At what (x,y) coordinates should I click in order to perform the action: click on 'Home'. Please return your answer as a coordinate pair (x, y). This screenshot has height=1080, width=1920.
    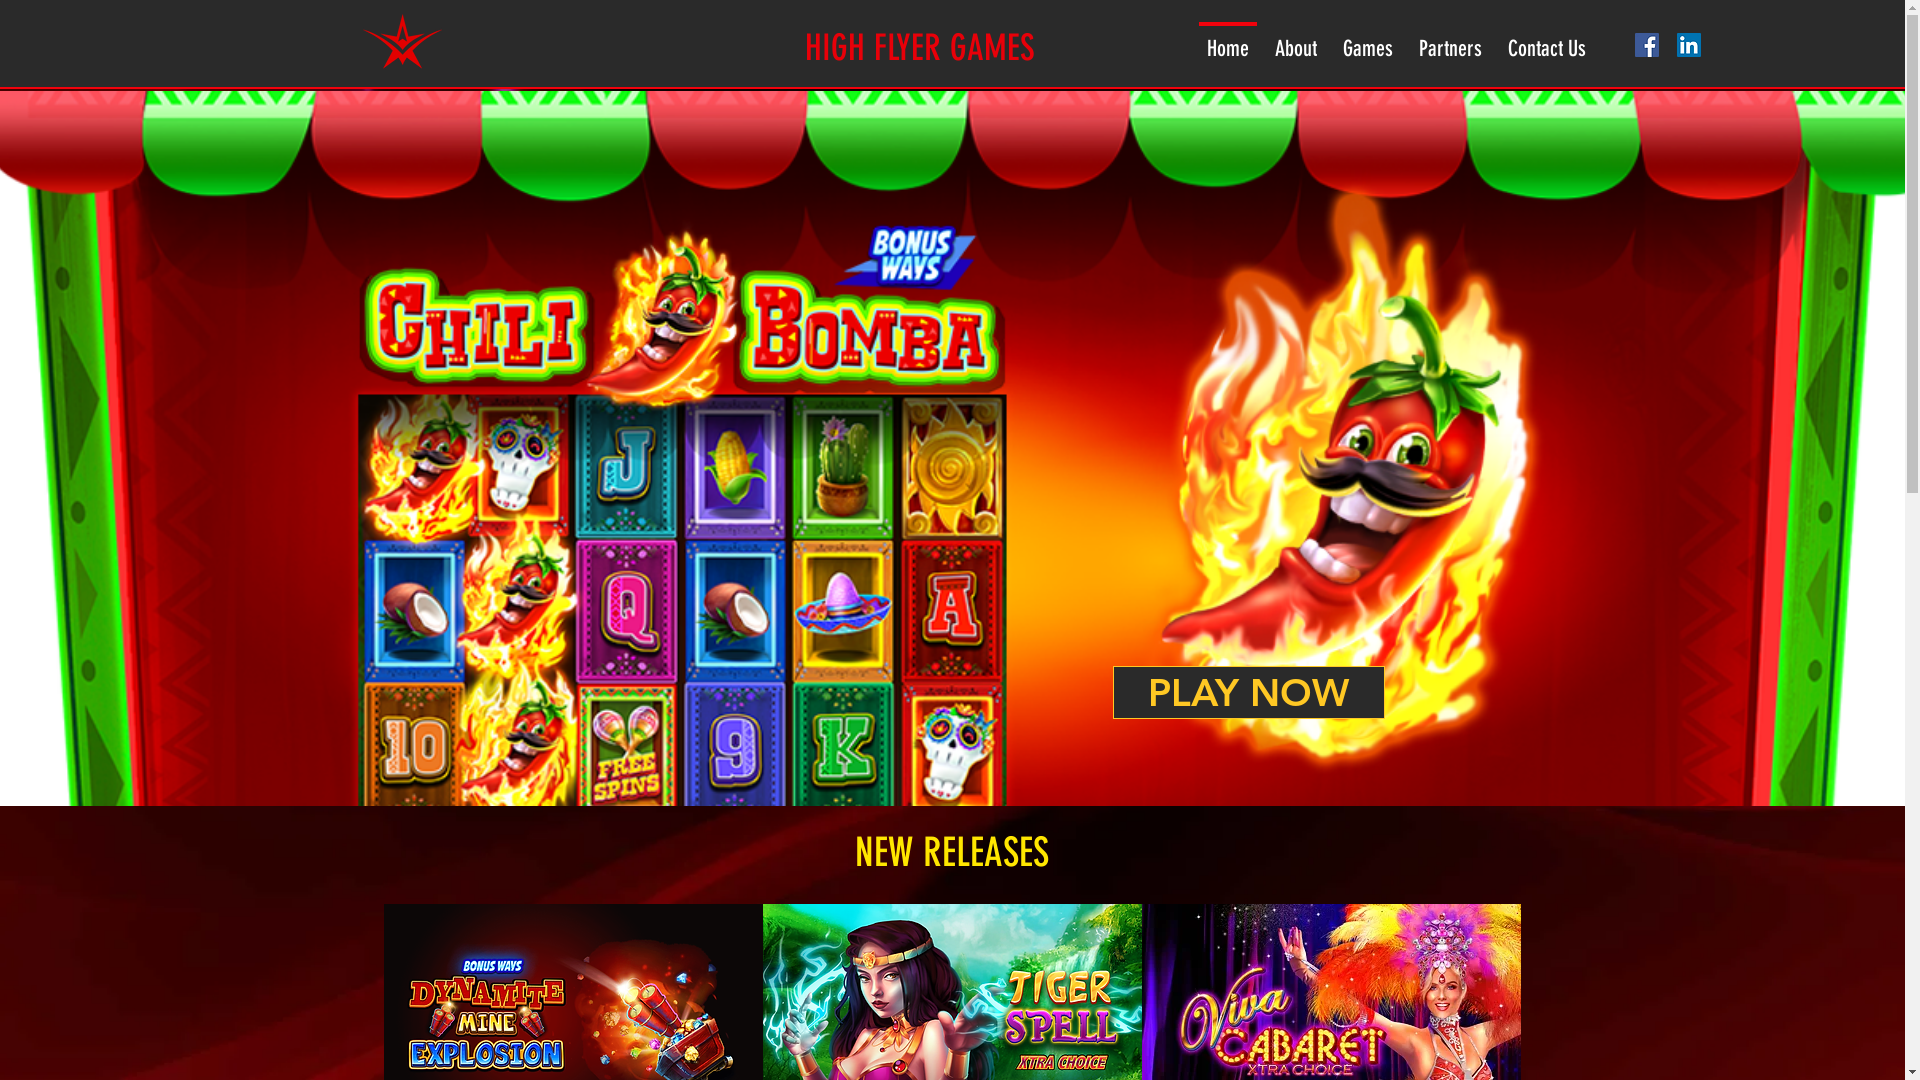
    Looking at the image, I should click on (1194, 39).